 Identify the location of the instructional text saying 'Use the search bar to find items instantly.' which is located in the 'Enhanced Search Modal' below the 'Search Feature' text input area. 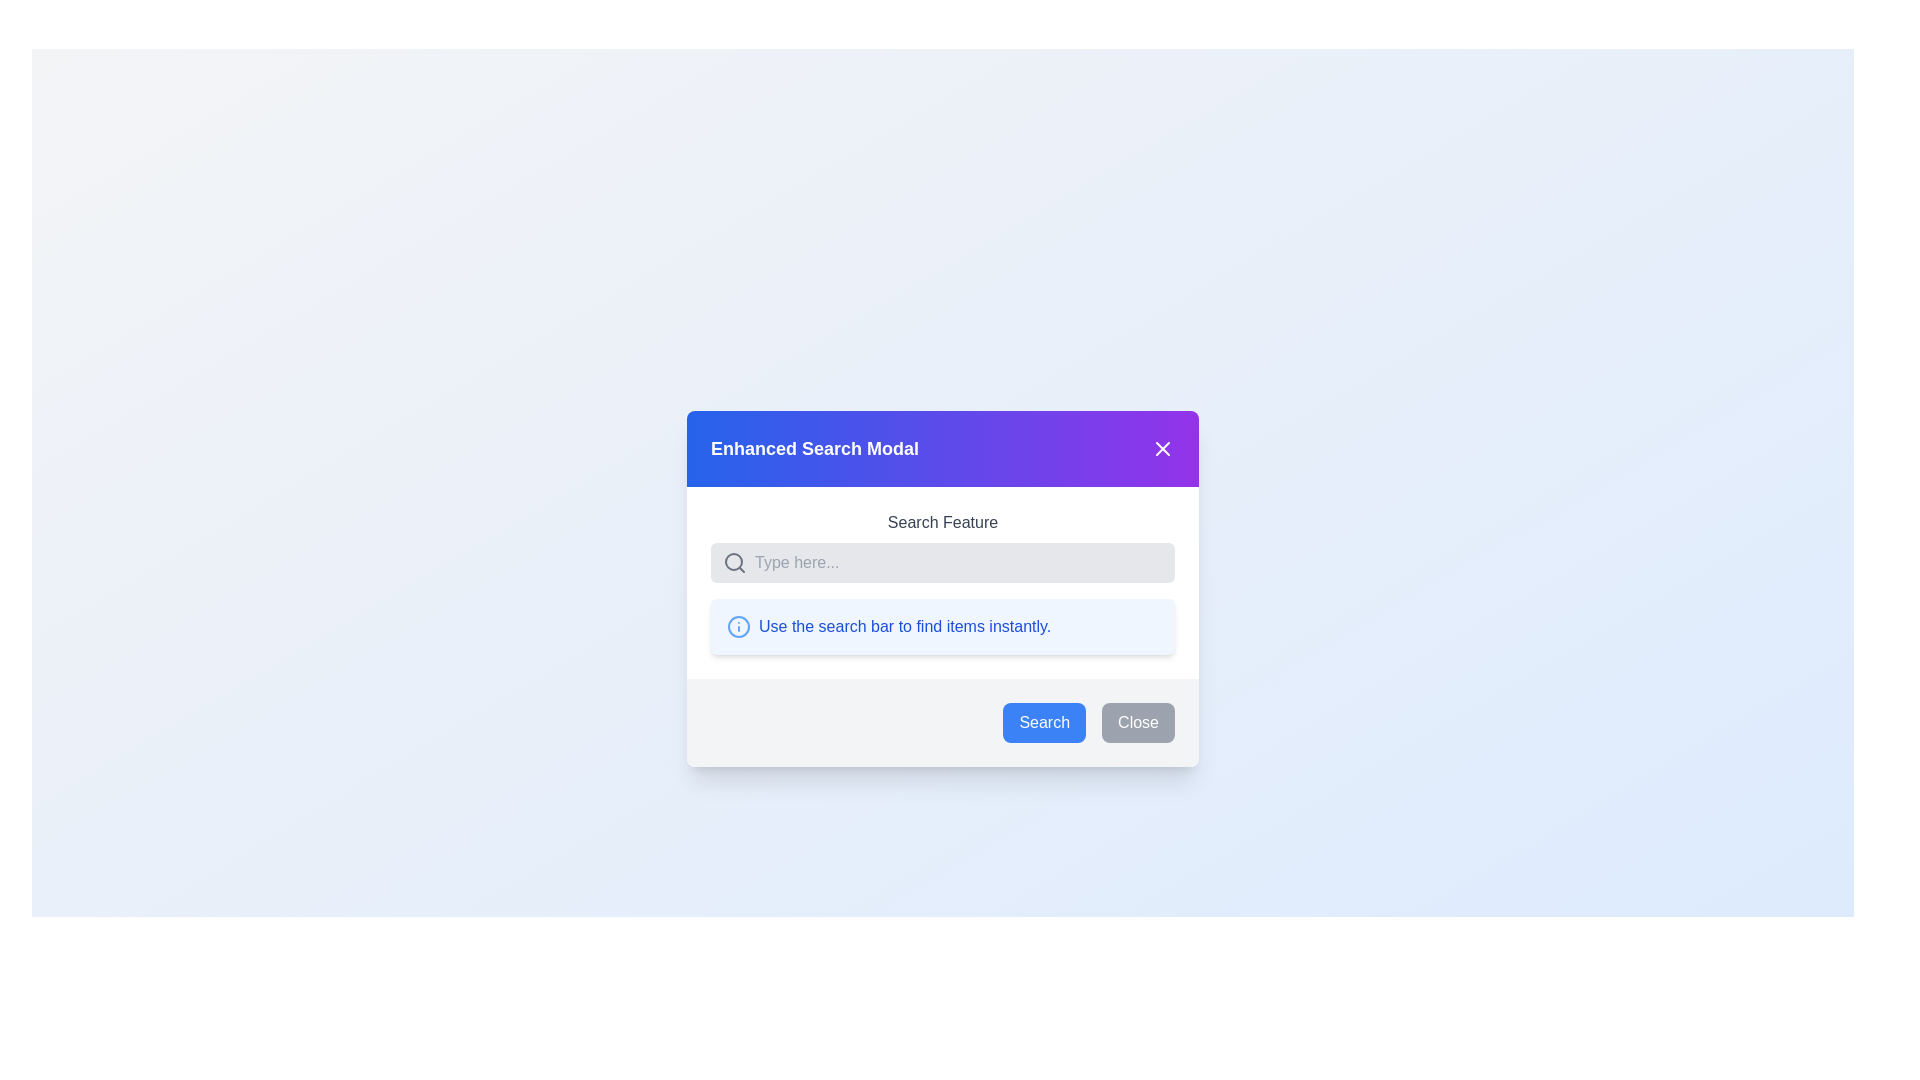
(941, 626).